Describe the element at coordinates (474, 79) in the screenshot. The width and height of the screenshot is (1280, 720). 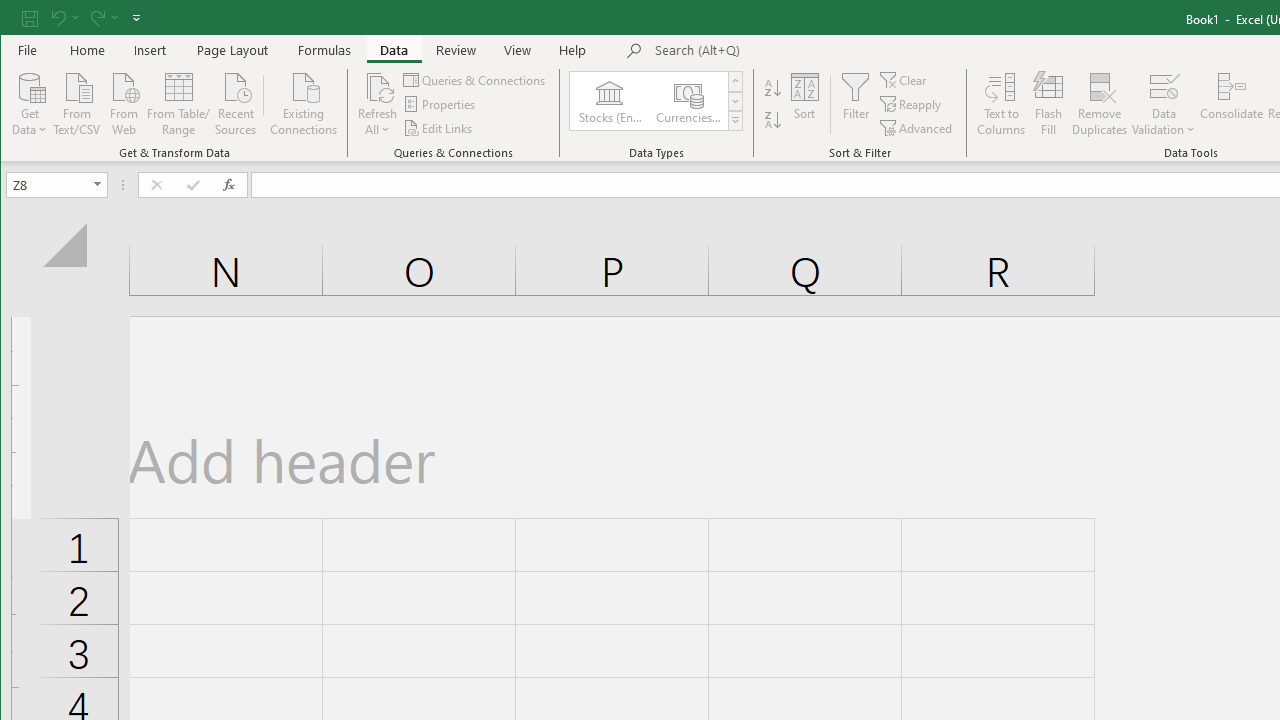
I see `'Queries & Connections'` at that location.